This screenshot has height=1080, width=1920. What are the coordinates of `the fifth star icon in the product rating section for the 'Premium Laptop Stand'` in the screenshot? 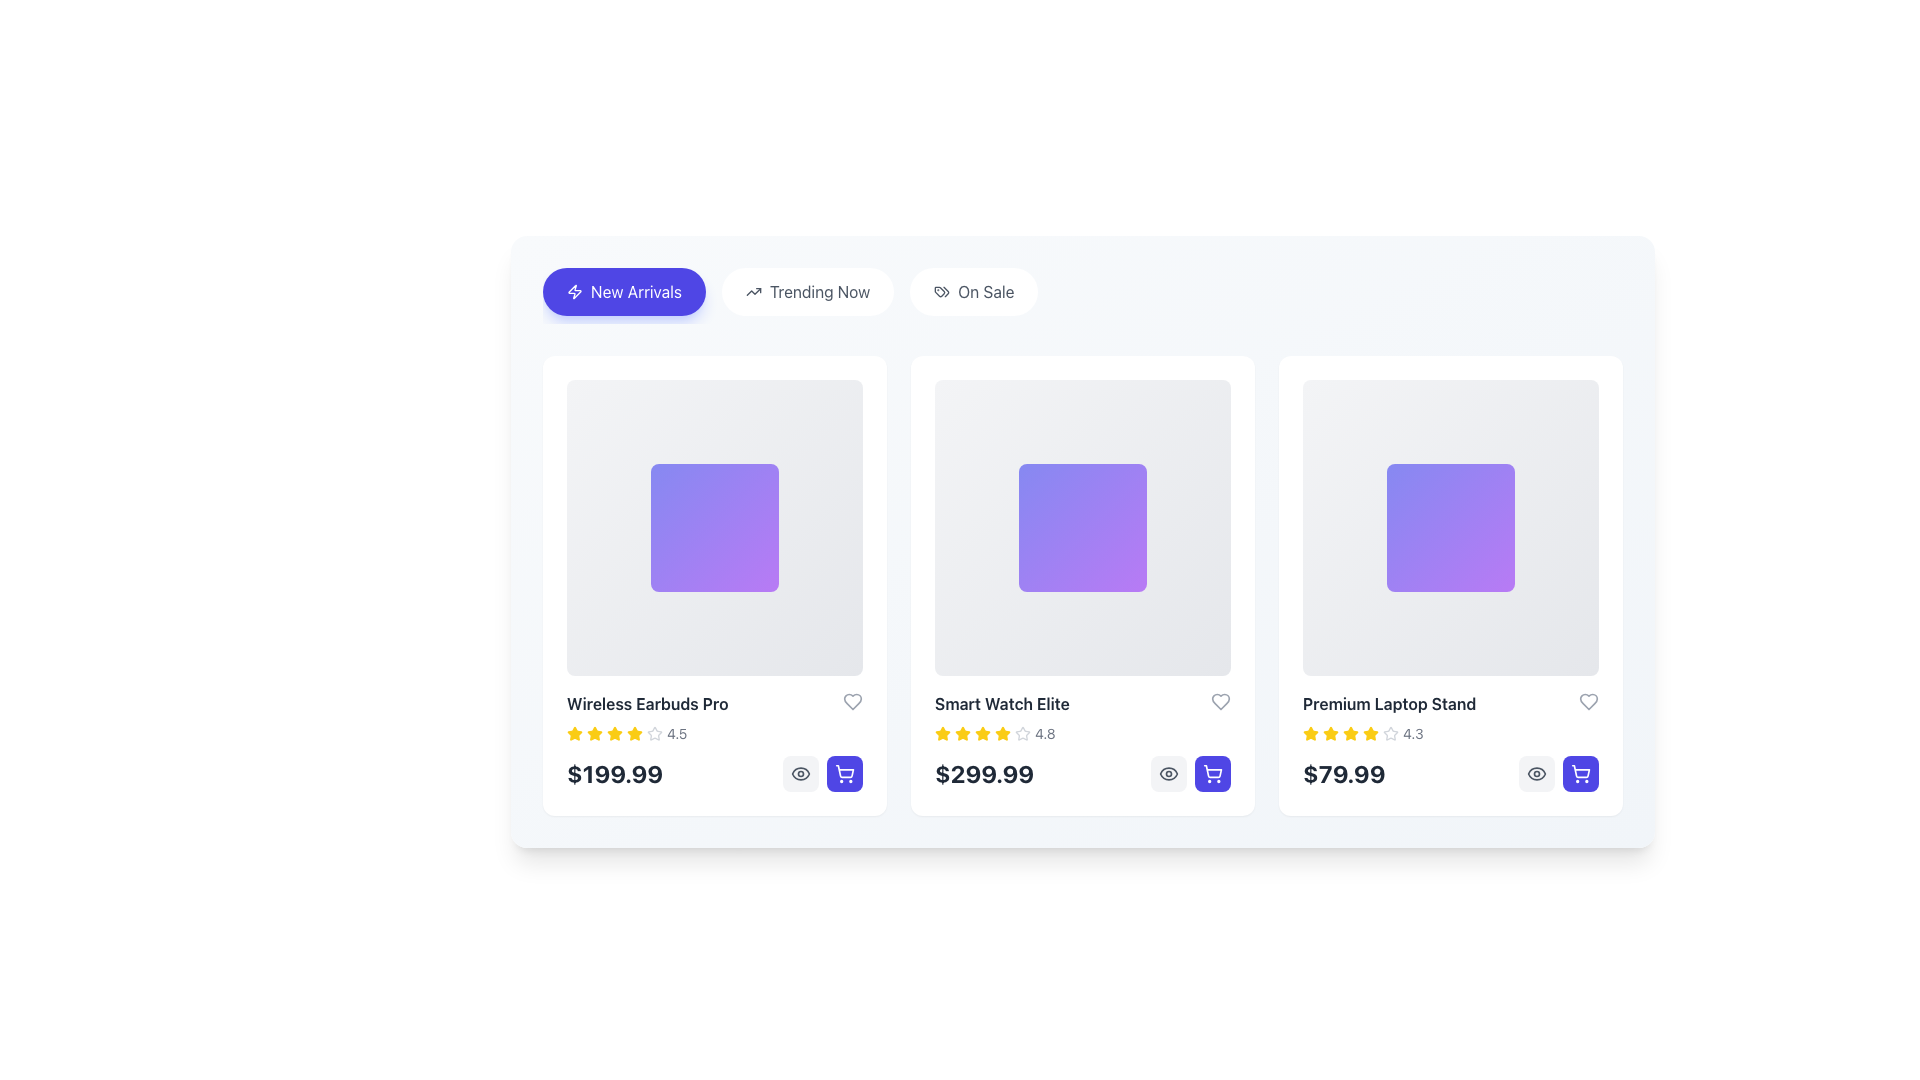 It's located at (1370, 733).